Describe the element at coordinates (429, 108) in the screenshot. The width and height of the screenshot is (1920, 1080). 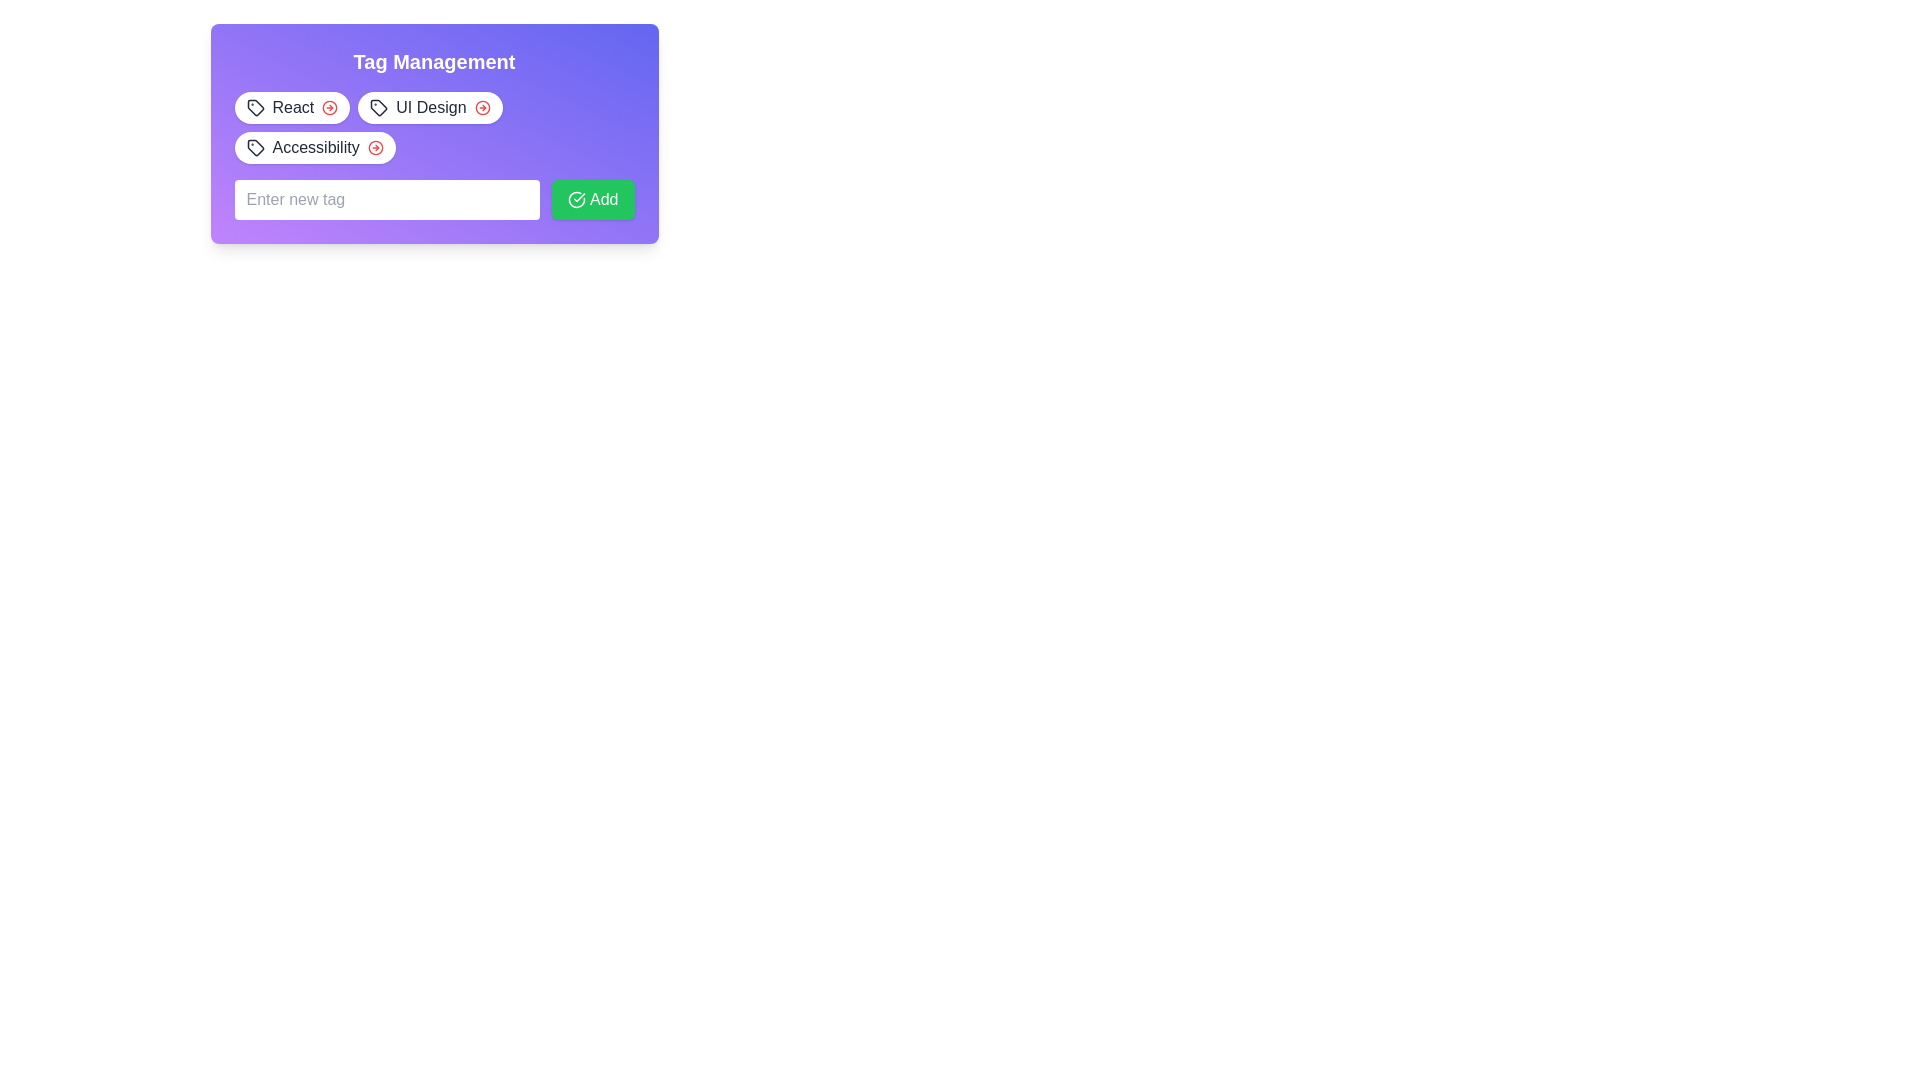
I see `the close icon of the 'UI Design' tag` at that location.